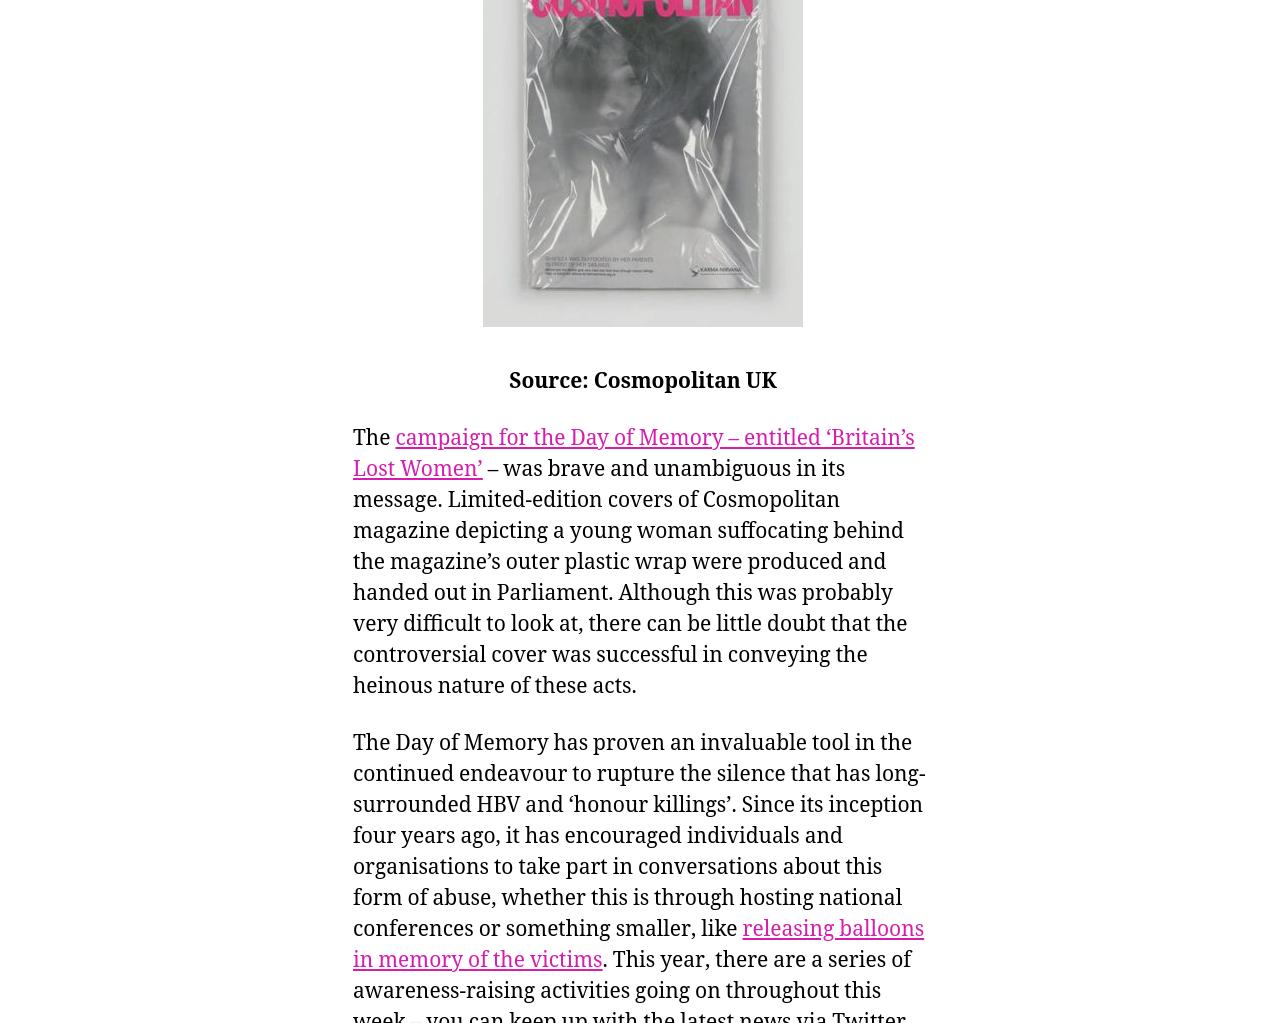  I want to click on 'World War One', so click(118, 116).